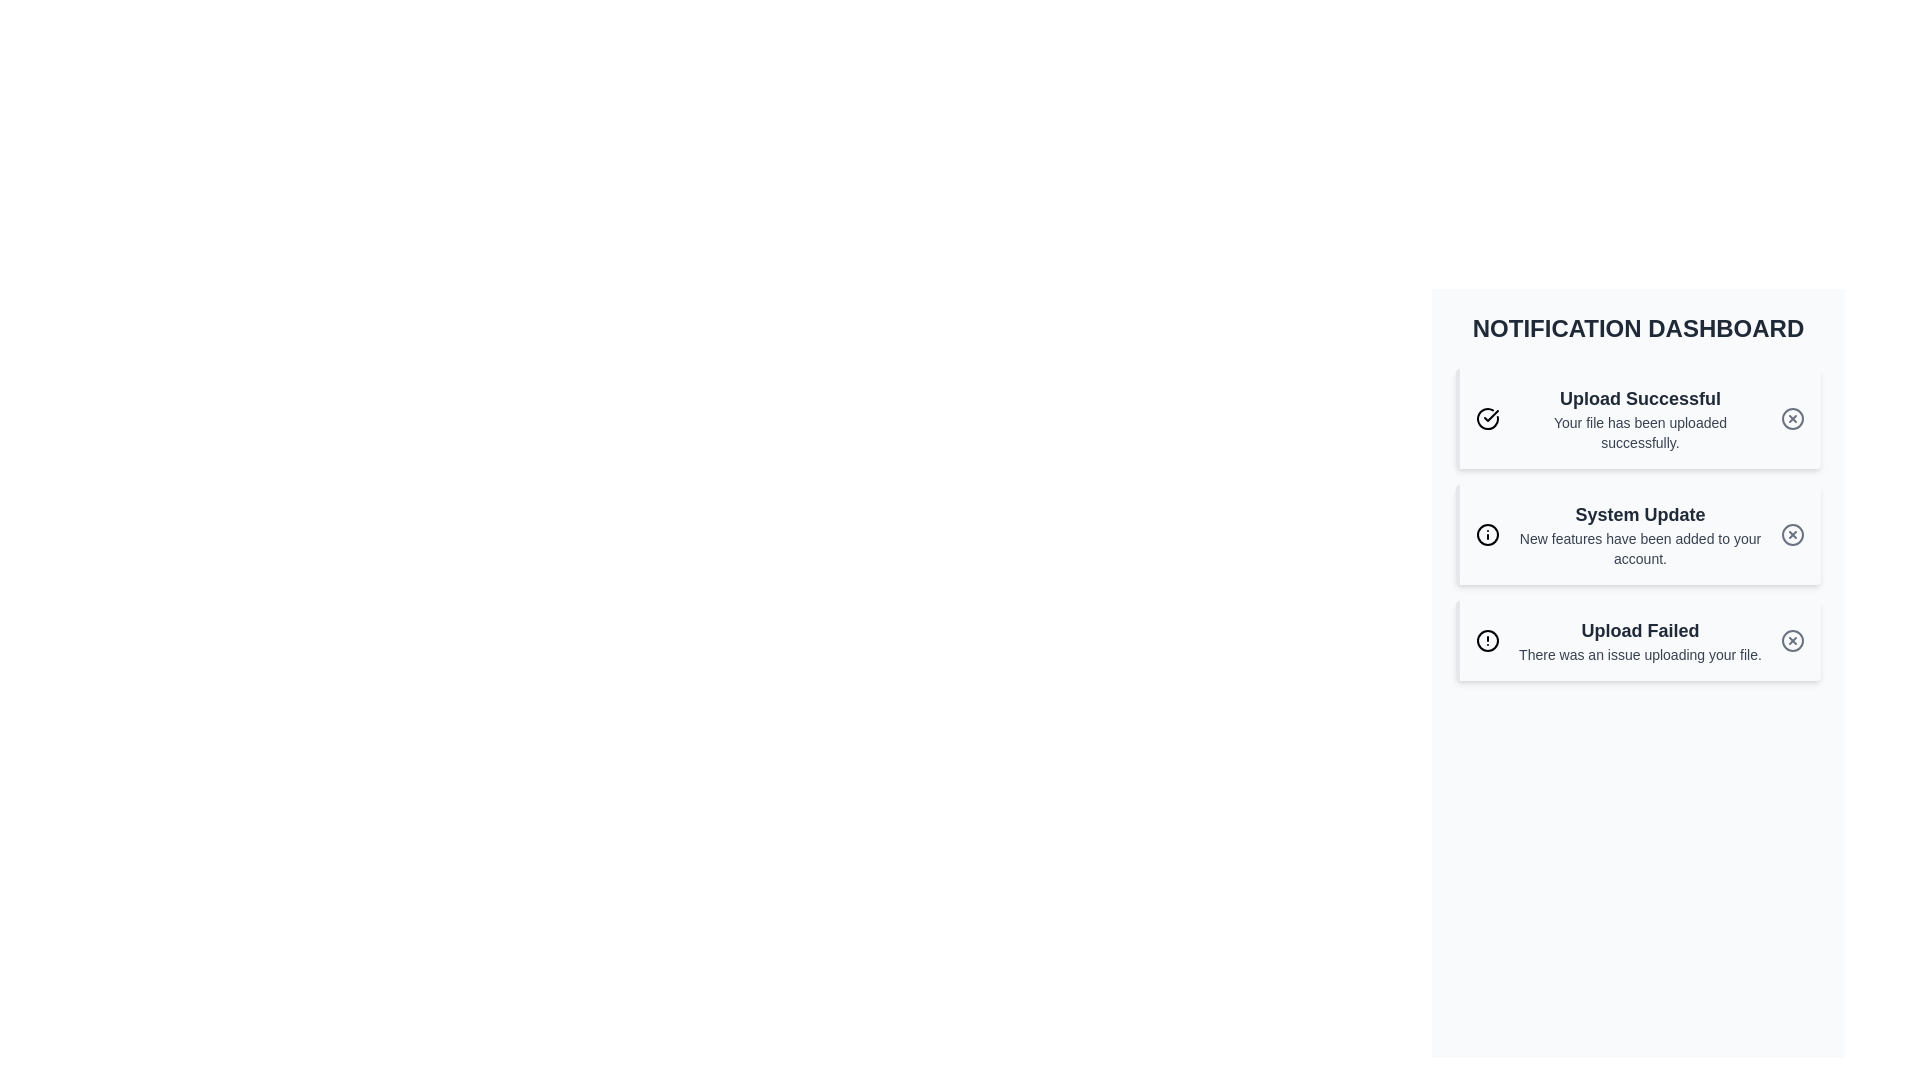  What do you see at coordinates (1488, 534) in the screenshot?
I see `the hollow ring icon with a black border and white fill located to the left of the 'System Update' notification in the notification dashboard` at bounding box center [1488, 534].